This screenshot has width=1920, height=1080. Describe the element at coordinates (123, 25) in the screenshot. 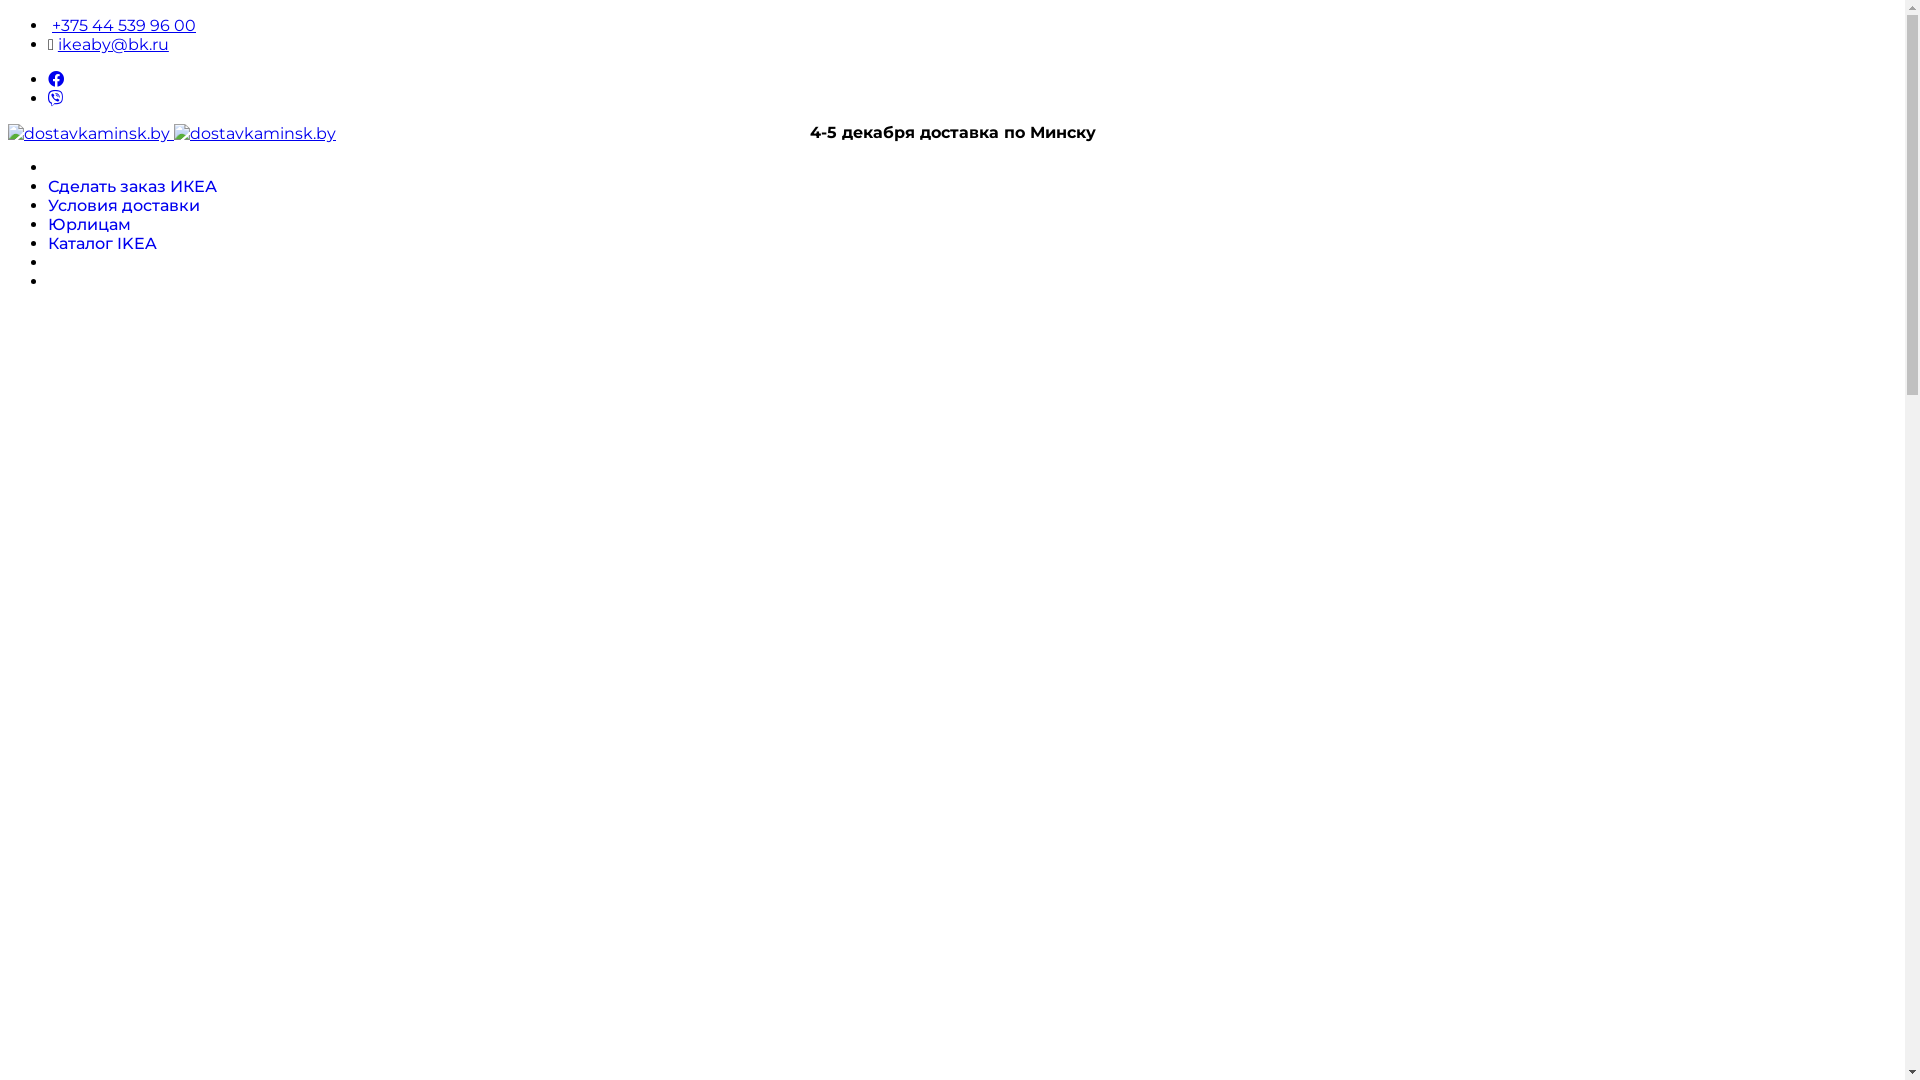

I see `'+375 44 539 96 00'` at that location.